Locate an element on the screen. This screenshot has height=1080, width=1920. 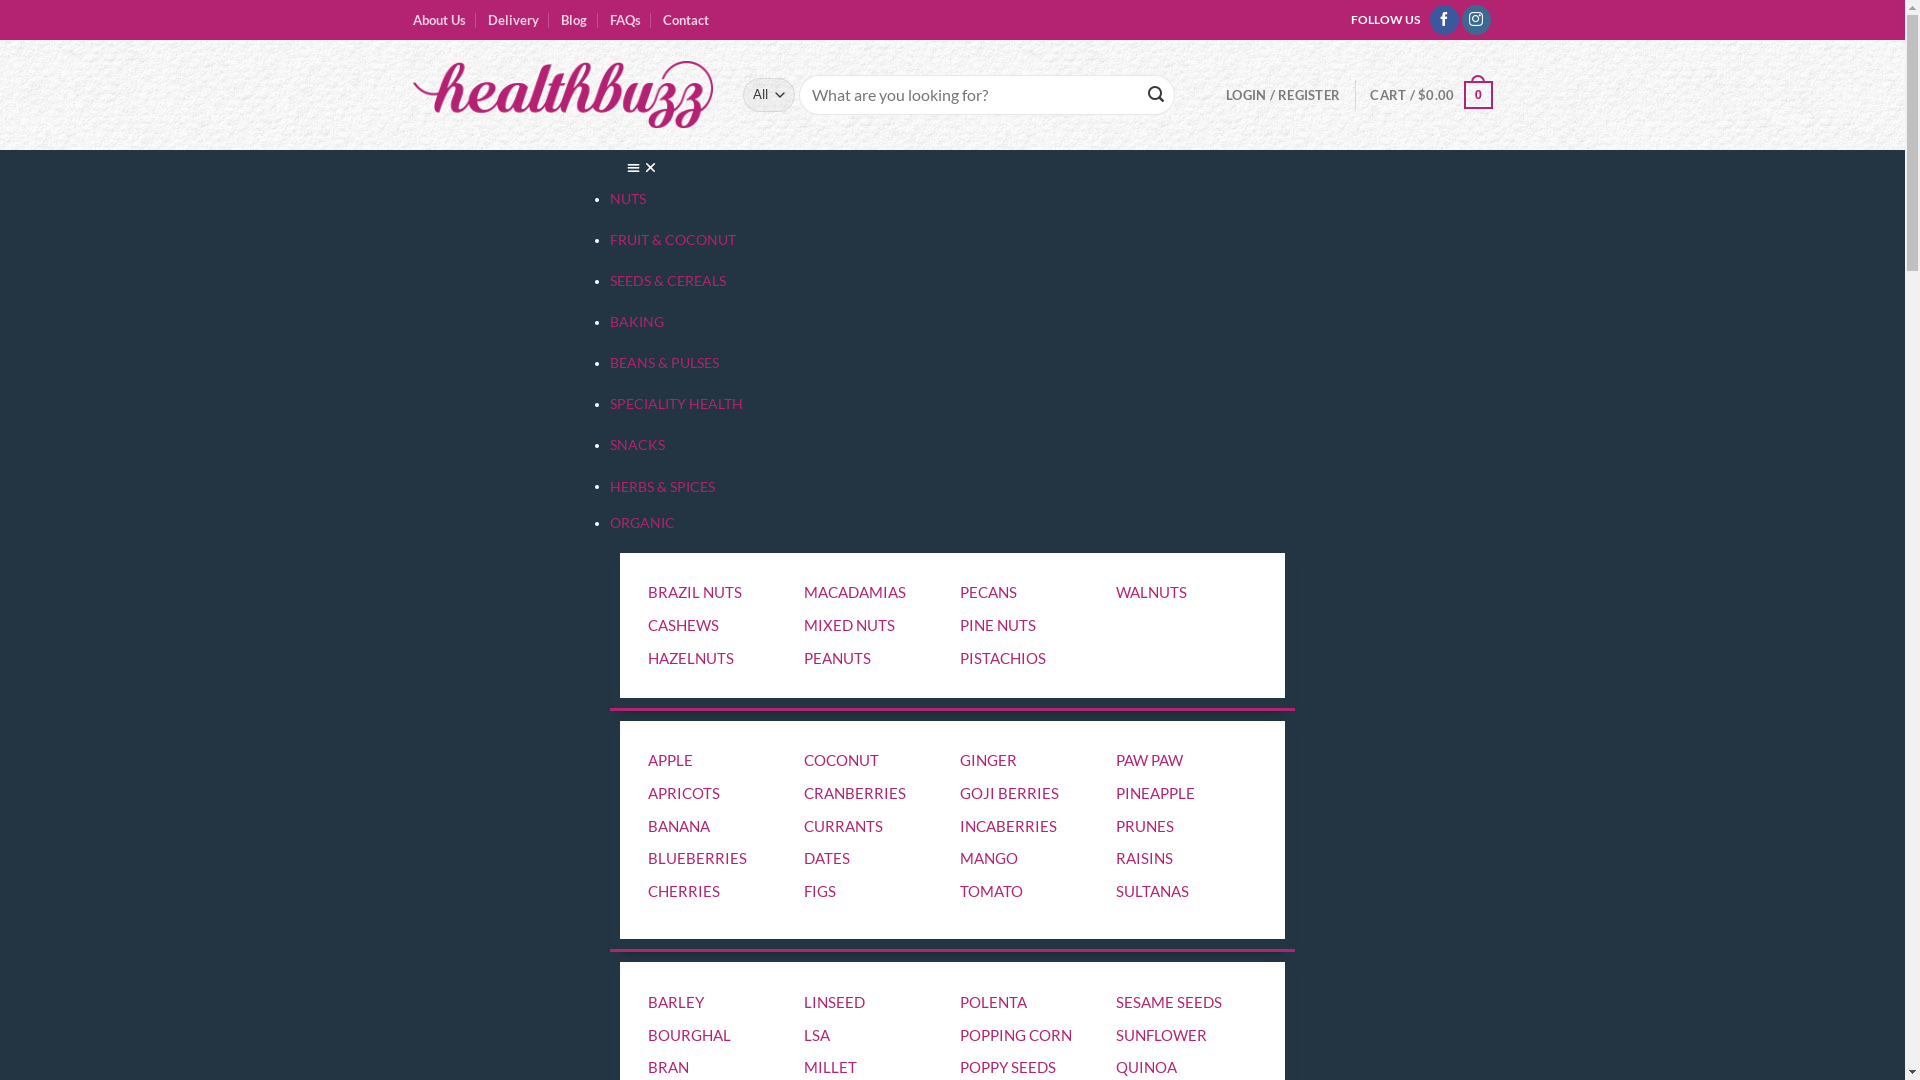
'RAISINS' is located at coordinates (1144, 856).